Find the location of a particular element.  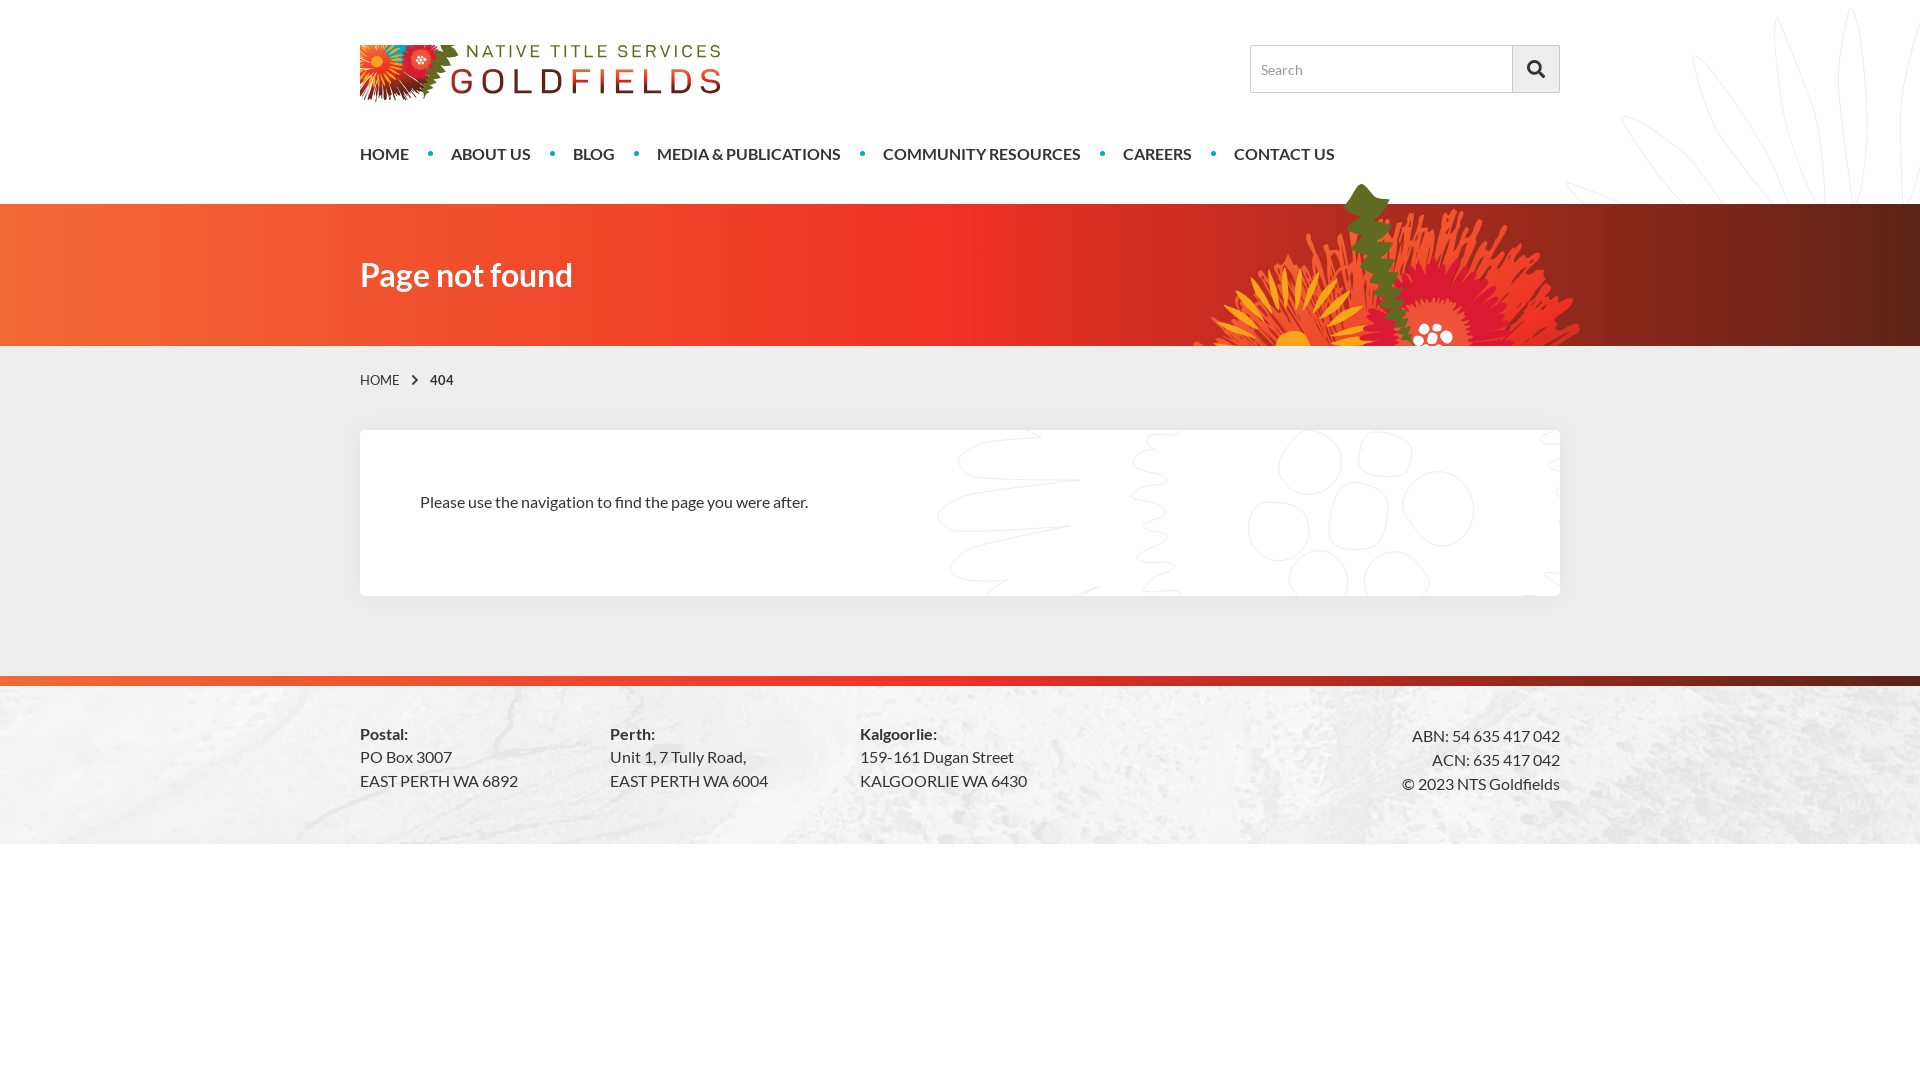

'Search for:' is located at coordinates (1404, 68).